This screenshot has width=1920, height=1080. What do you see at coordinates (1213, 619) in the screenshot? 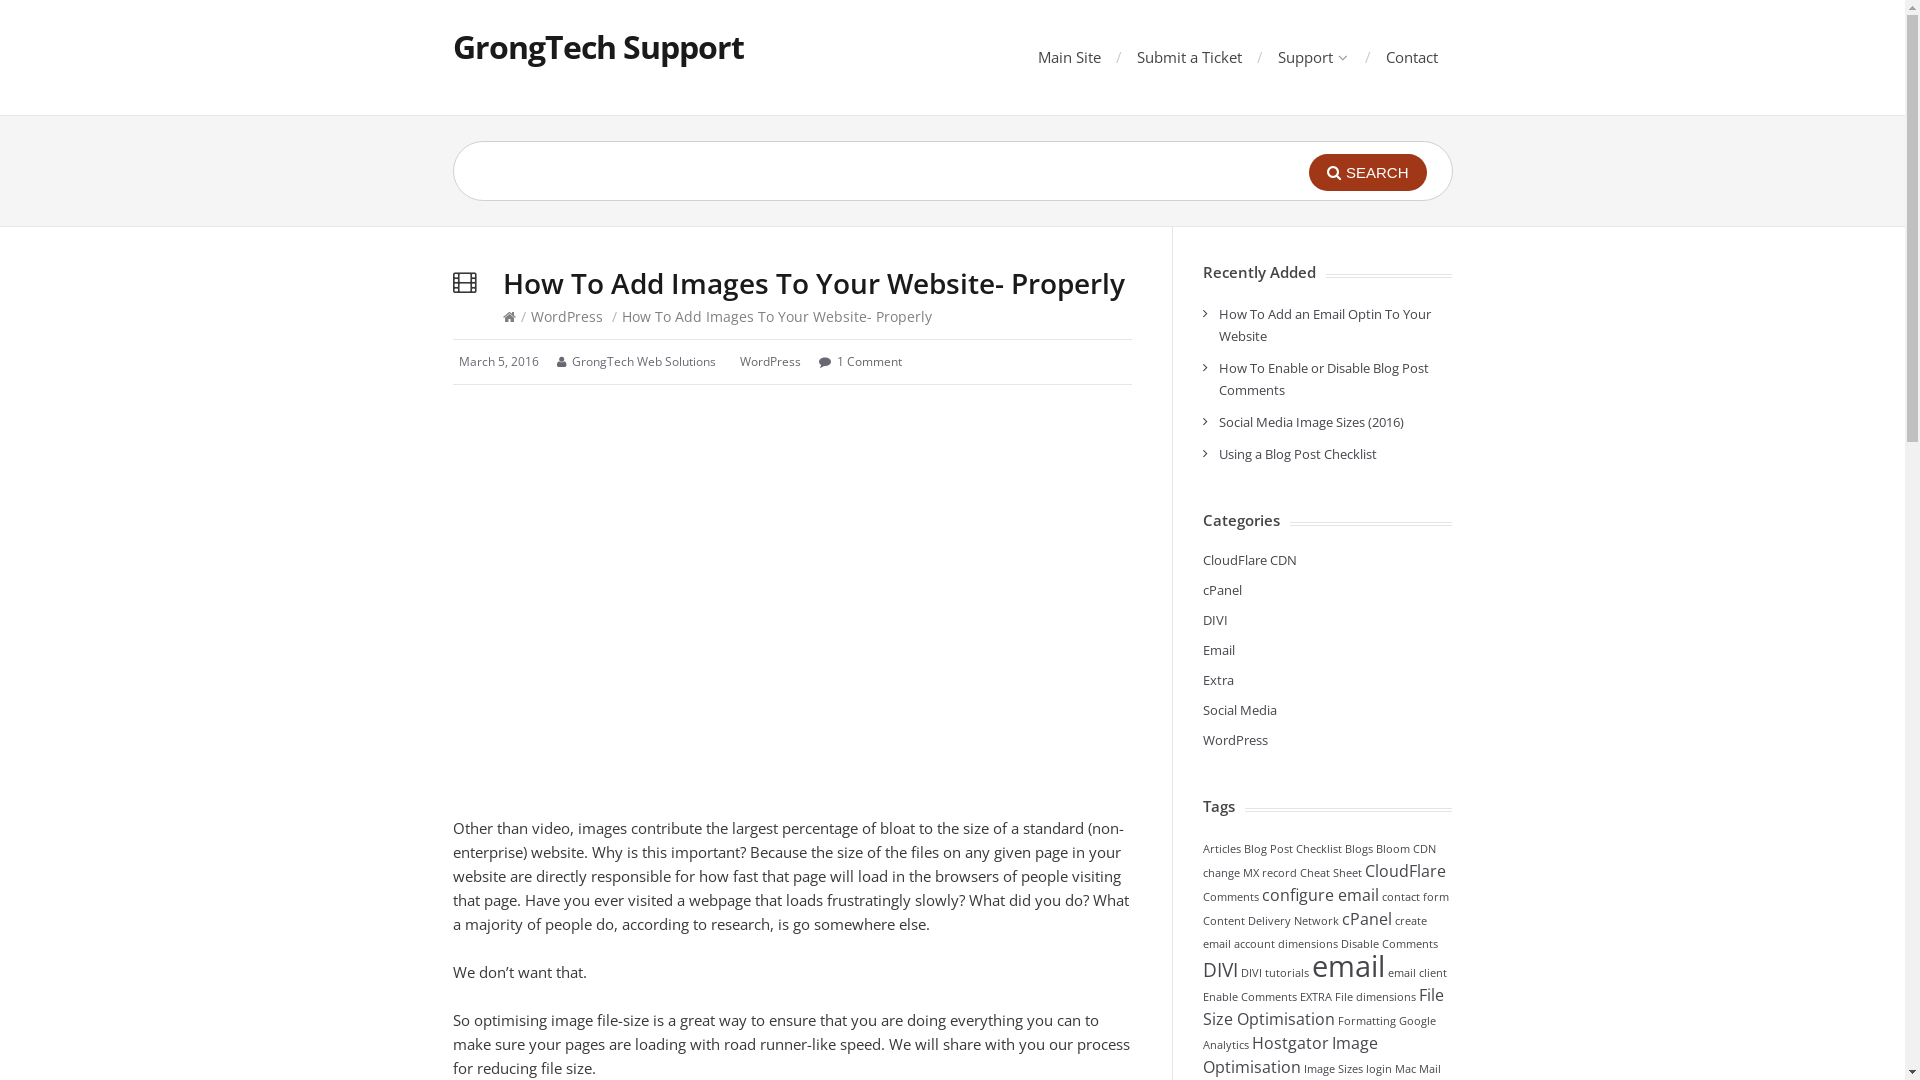
I see `'DIVI'` at bounding box center [1213, 619].